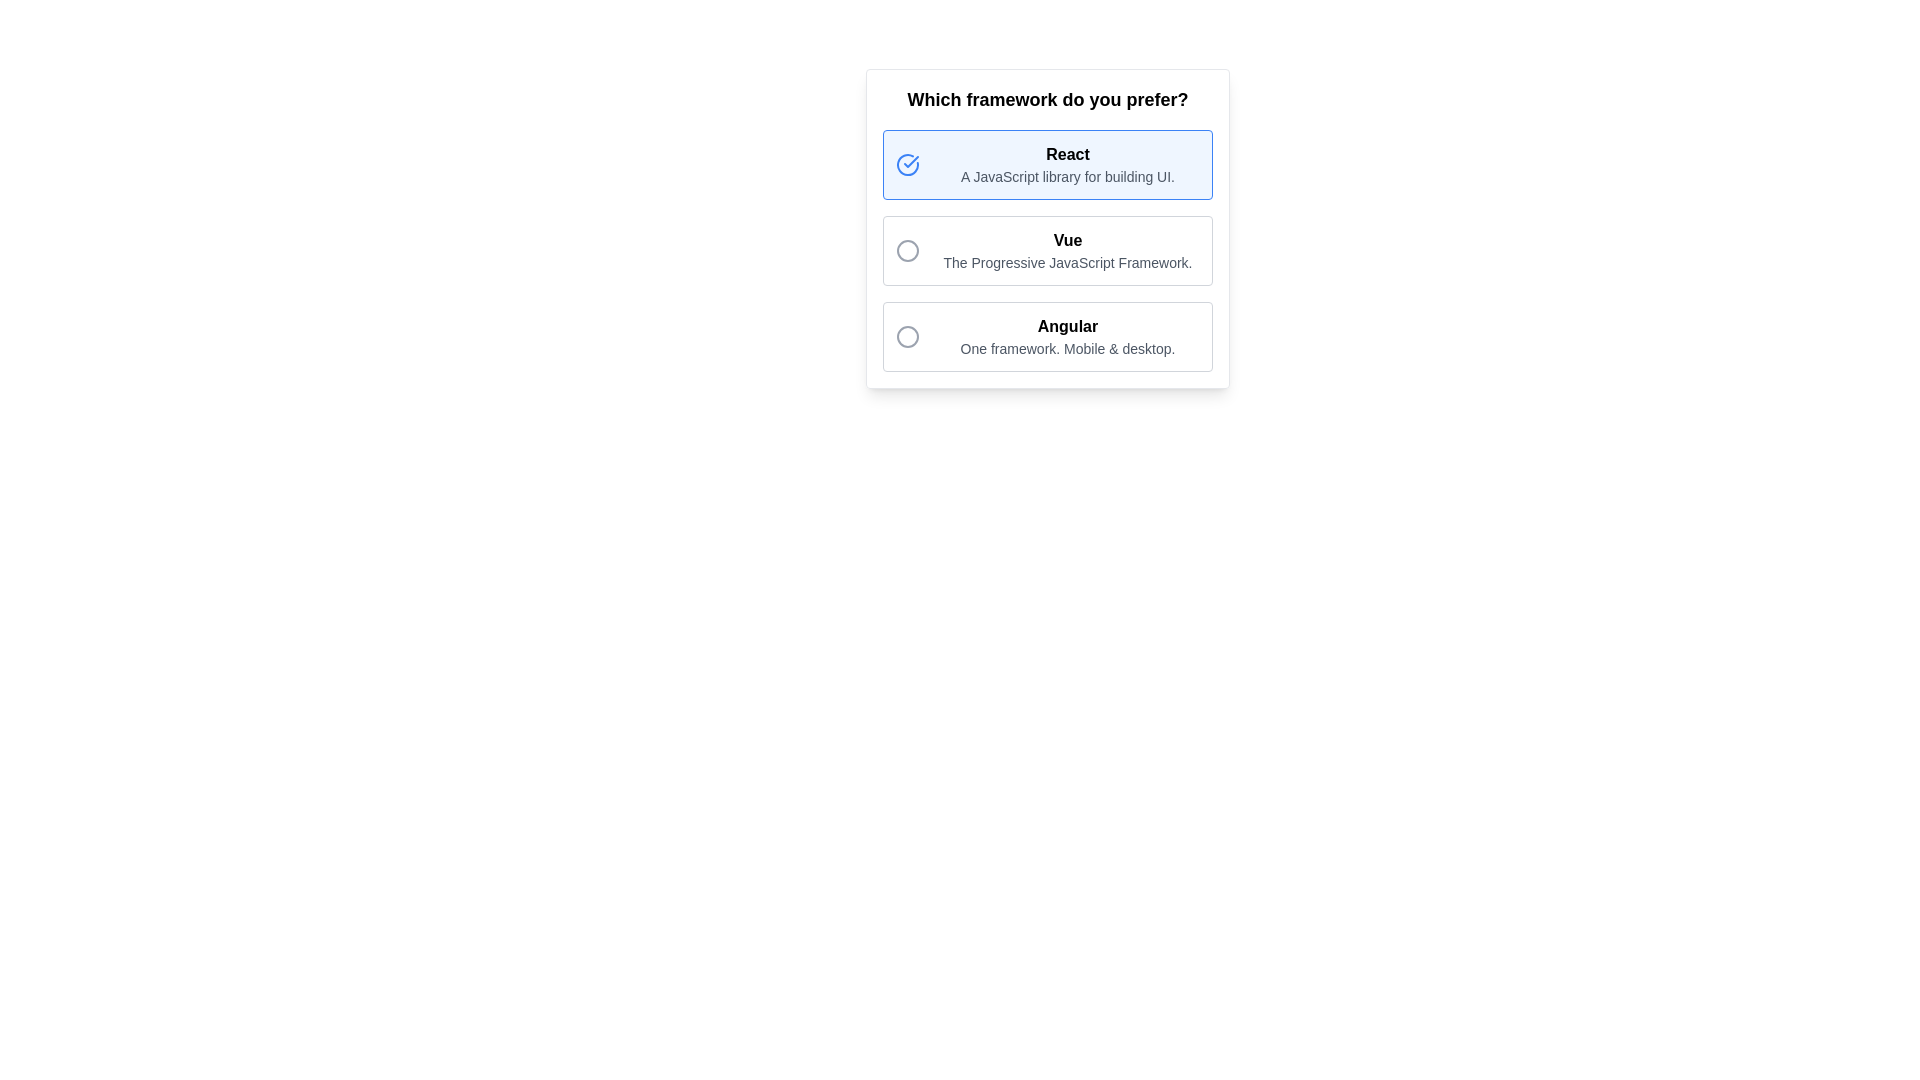 Image resolution: width=1920 pixels, height=1080 pixels. What do you see at coordinates (1067, 261) in the screenshot?
I see `description text label containing 'The Progressive JavaScript Framework.' located beneath the heading 'Vue'` at bounding box center [1067, 261].